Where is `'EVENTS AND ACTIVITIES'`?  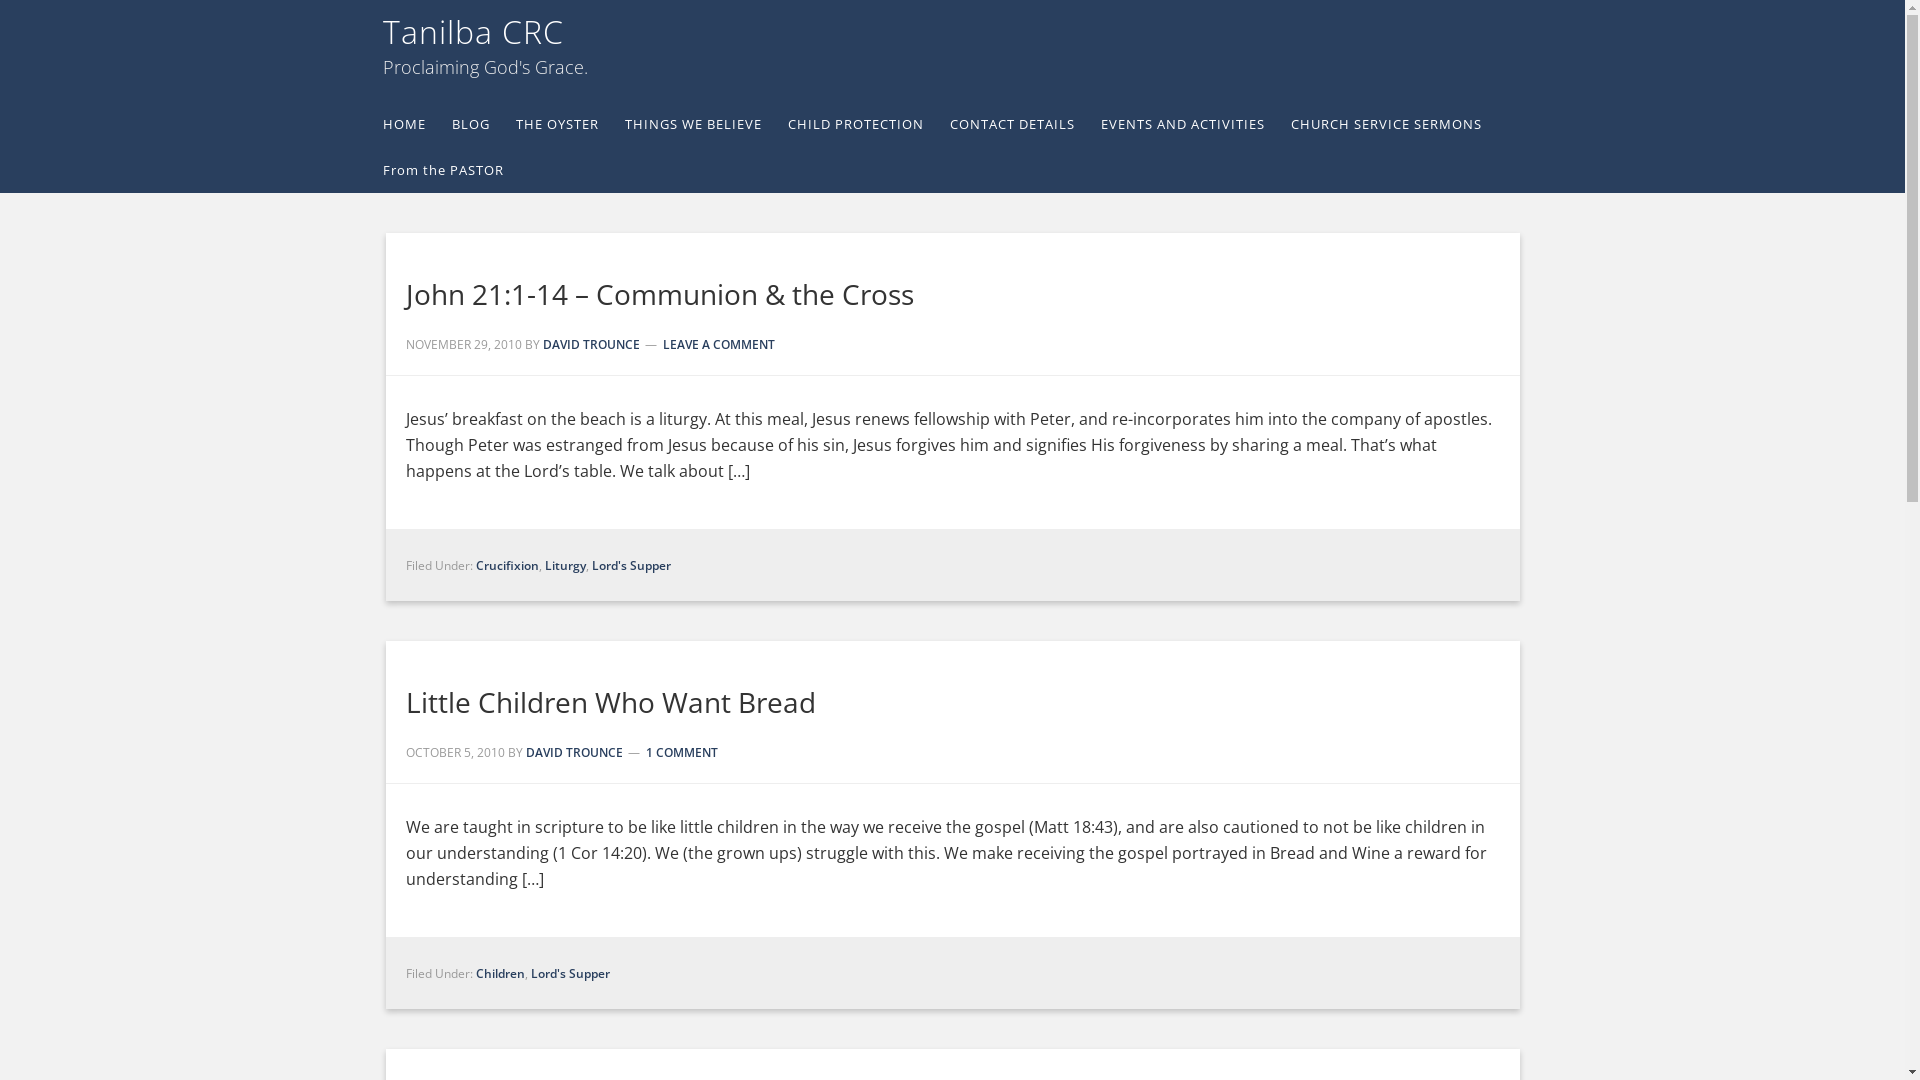 'EVENTS AND ACTIVITIES' is located at coordinates (1195, 124).